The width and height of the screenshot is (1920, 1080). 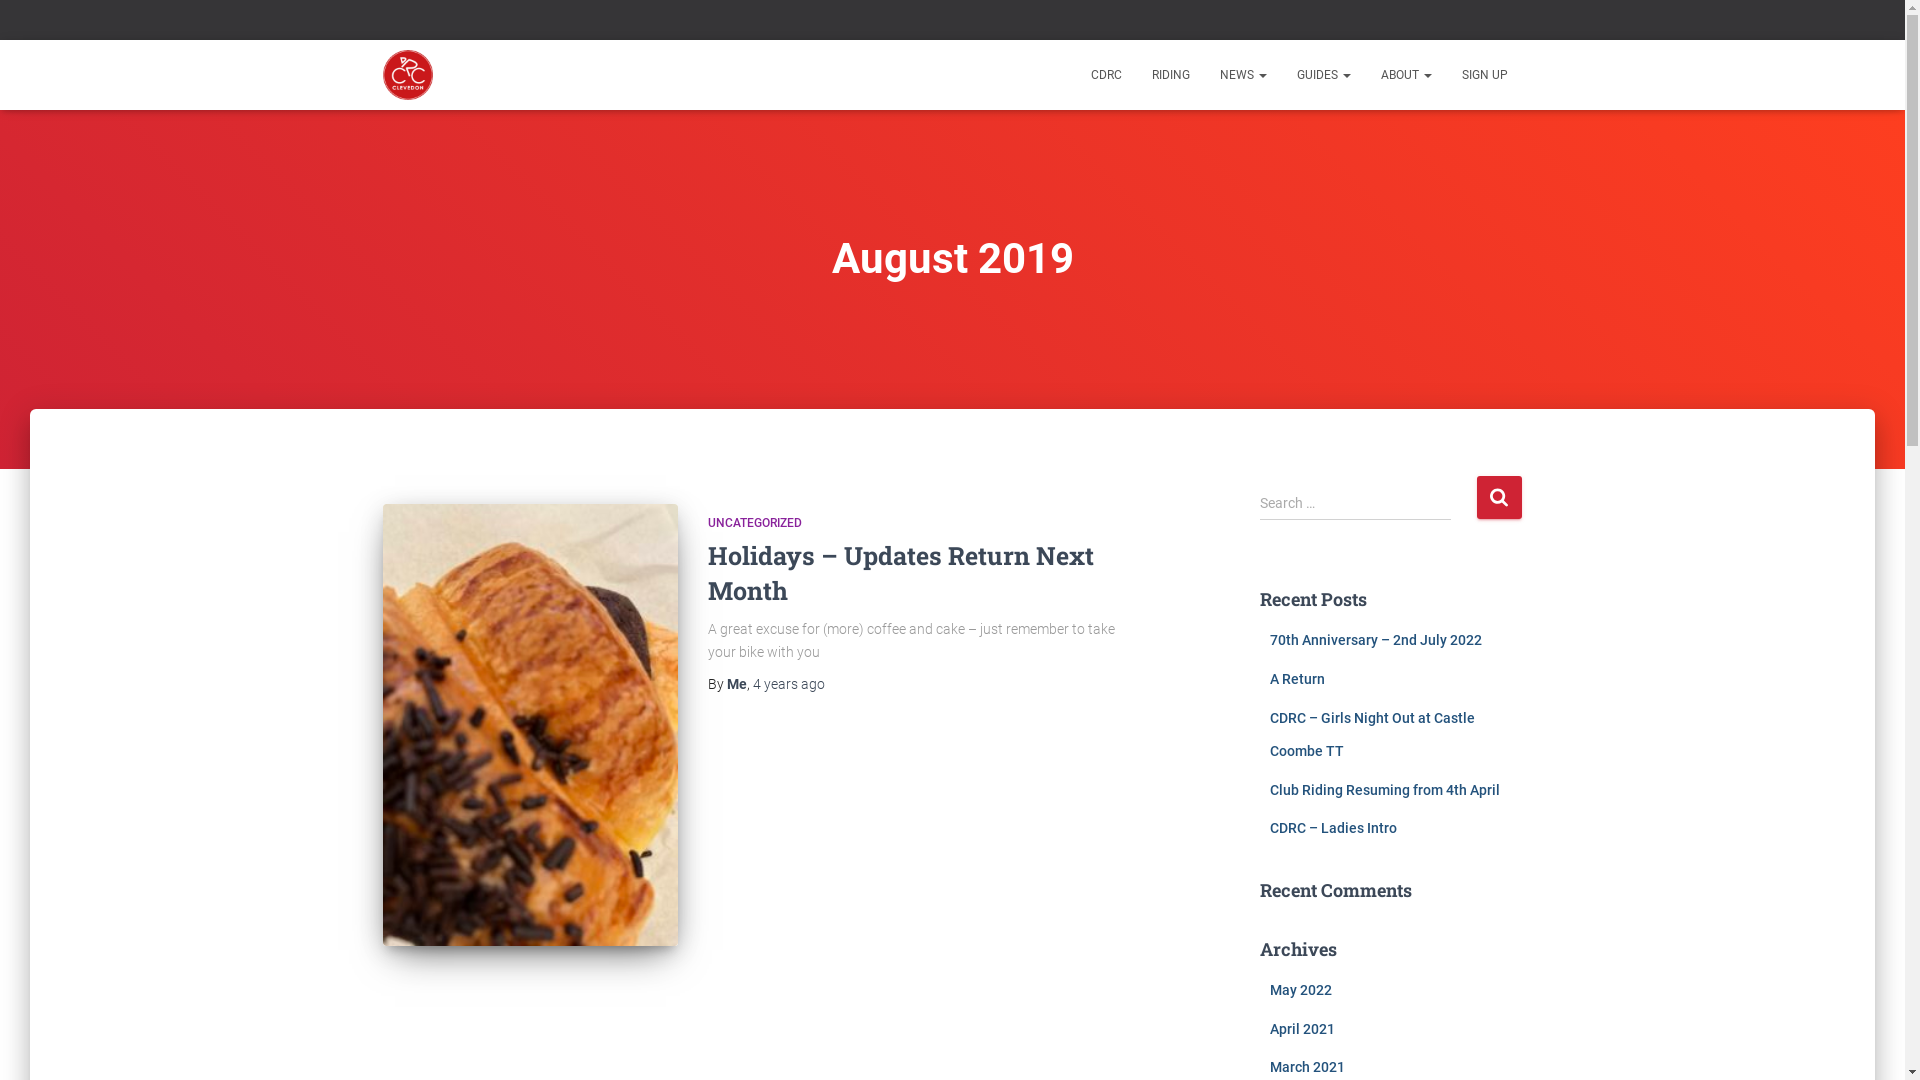 I want to click on 'GUIDES', so click(x=1324, y=73).